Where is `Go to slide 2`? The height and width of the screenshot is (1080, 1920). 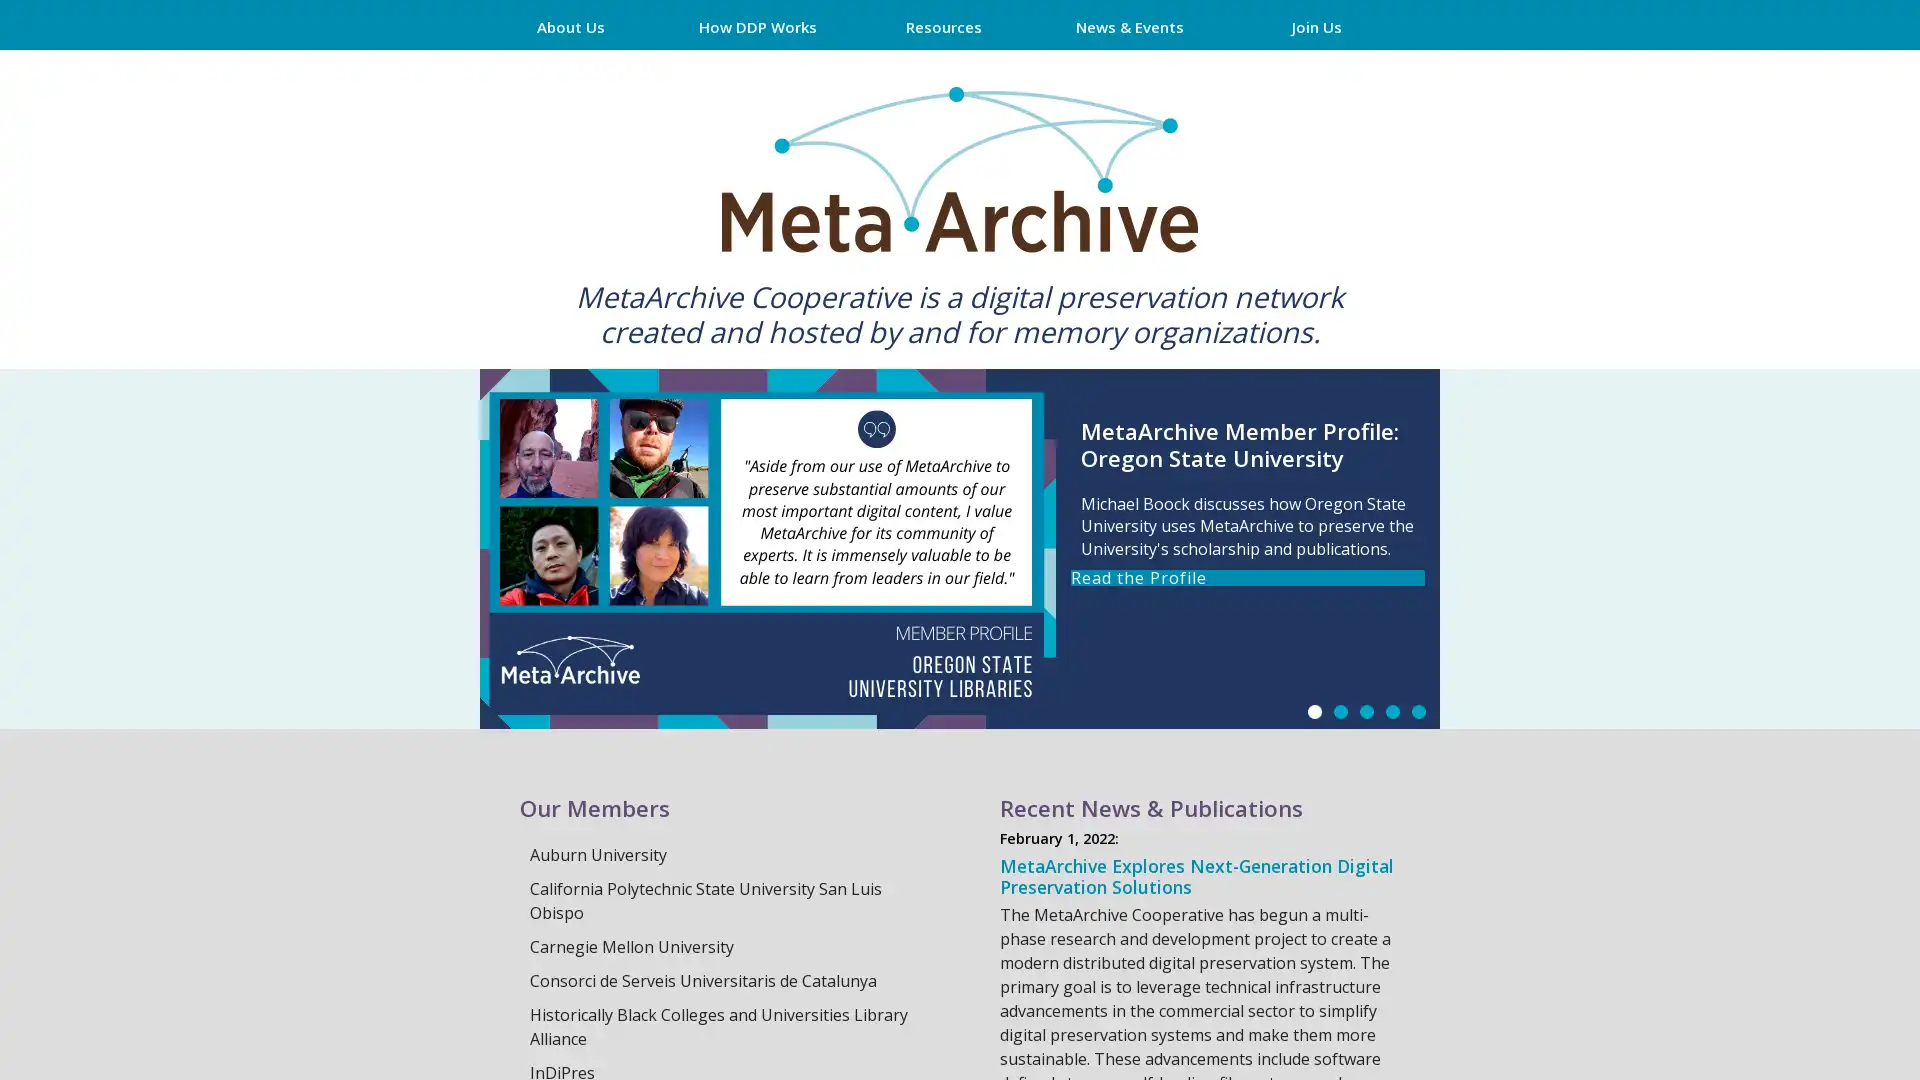 Go to slide 2 is located at coordinates (1340, 711).